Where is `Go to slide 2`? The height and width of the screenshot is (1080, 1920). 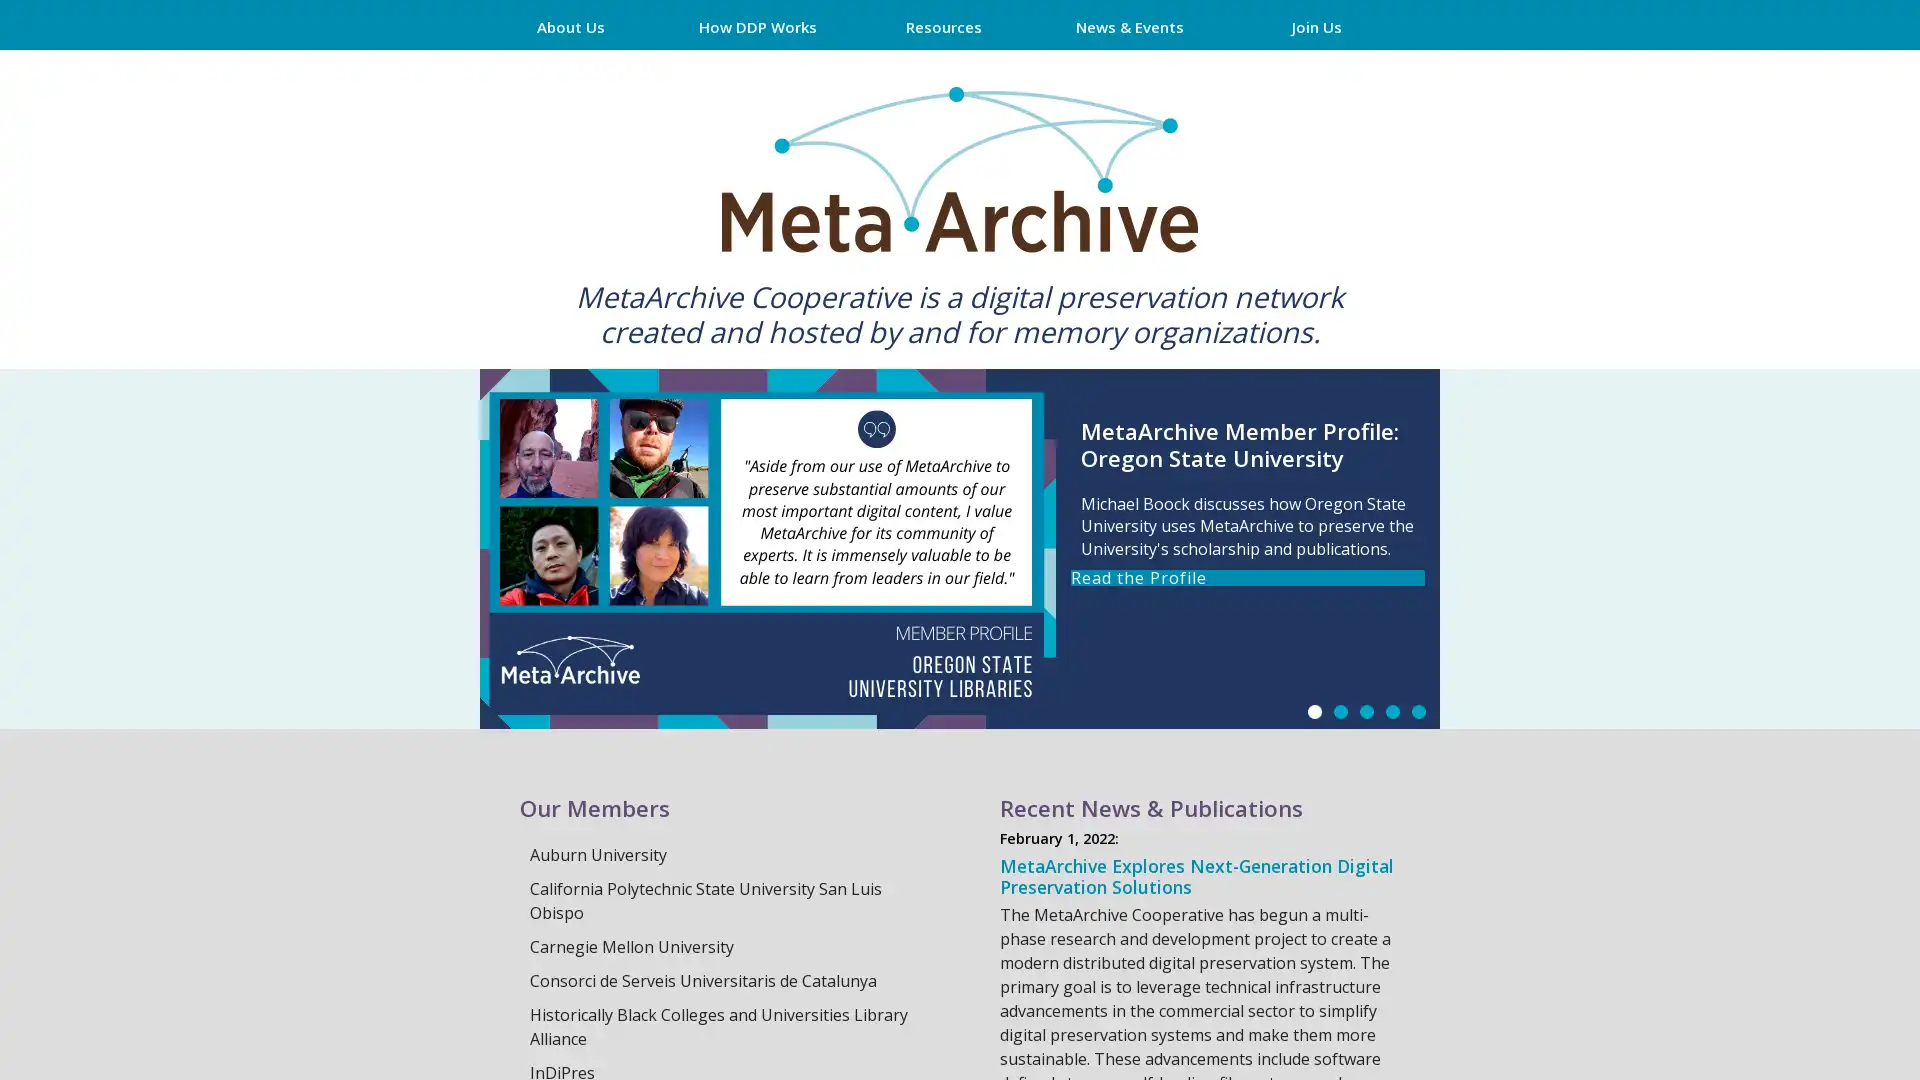 Go to slide 2 is located at coordinates (1340, 711).